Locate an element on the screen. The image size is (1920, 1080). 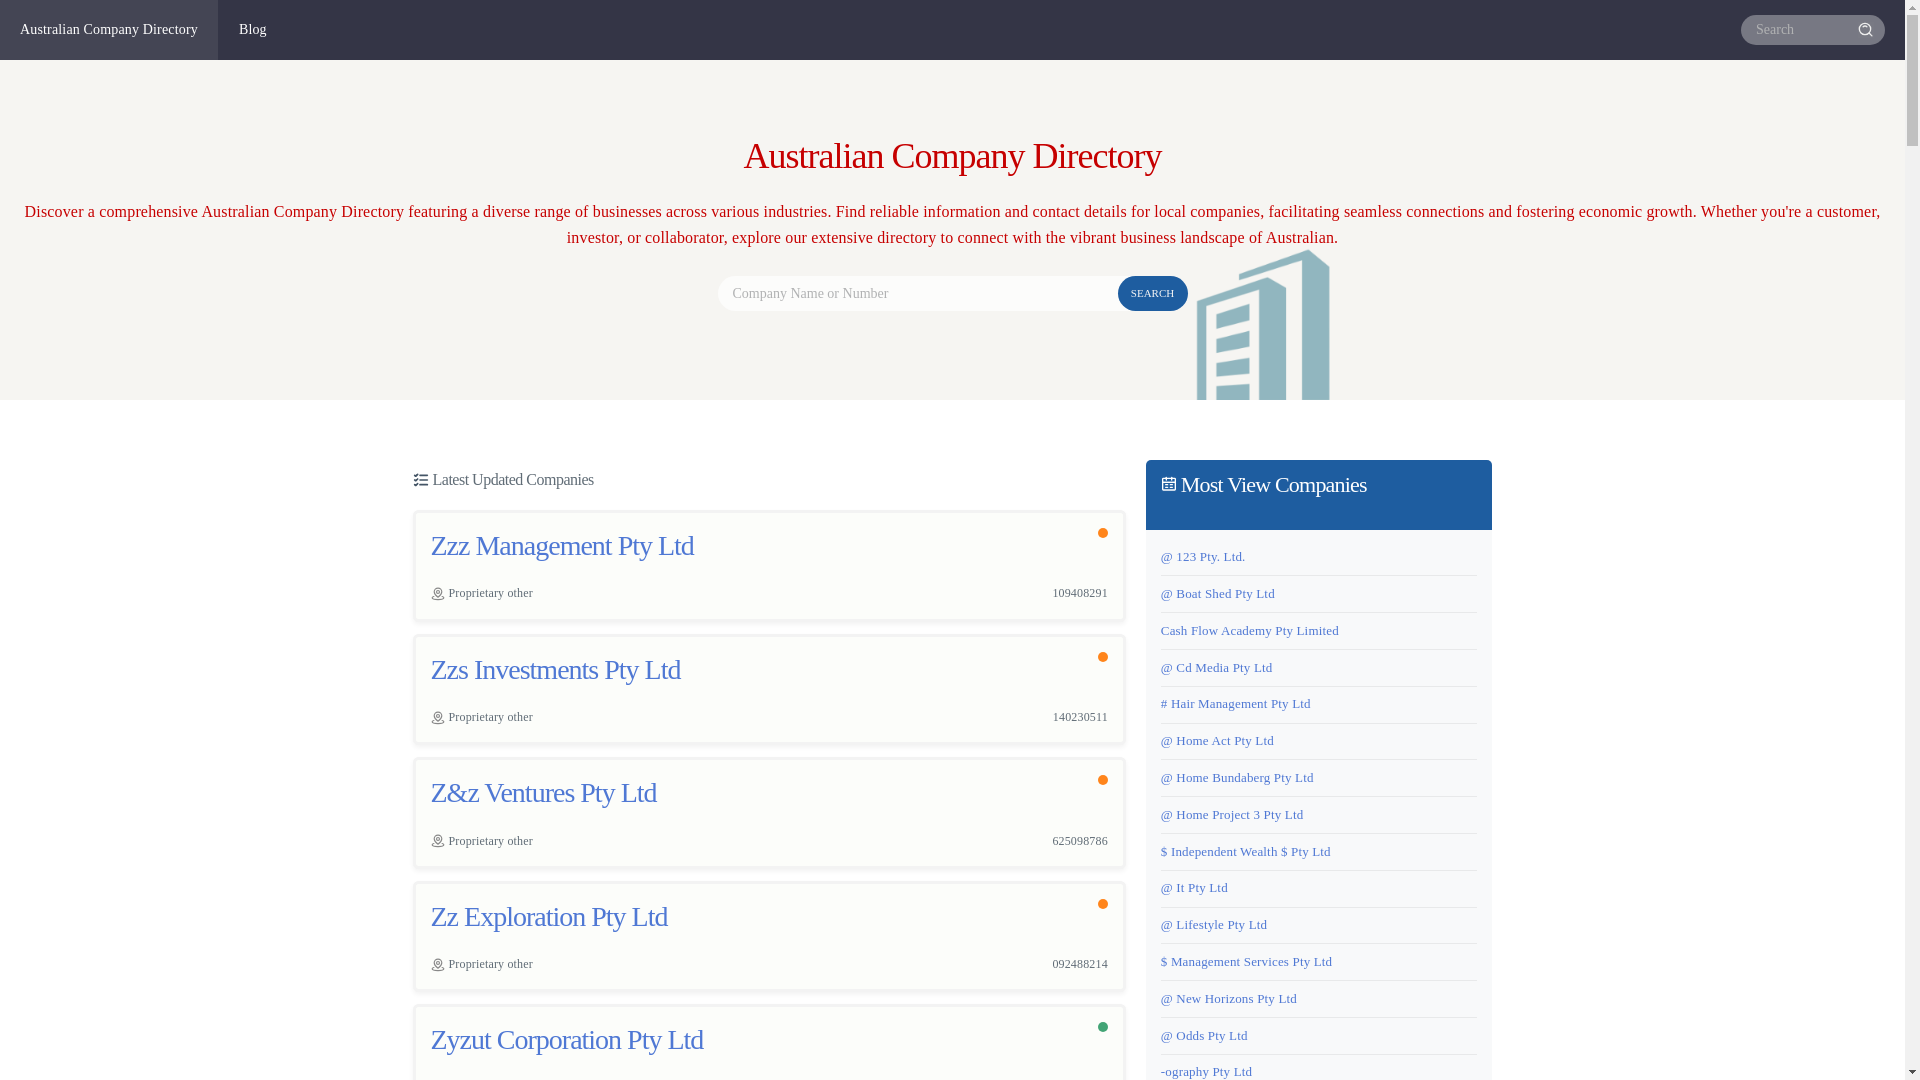
'Zyzut Corporation Pty Ltd' is located at coordinates (565, 1038).